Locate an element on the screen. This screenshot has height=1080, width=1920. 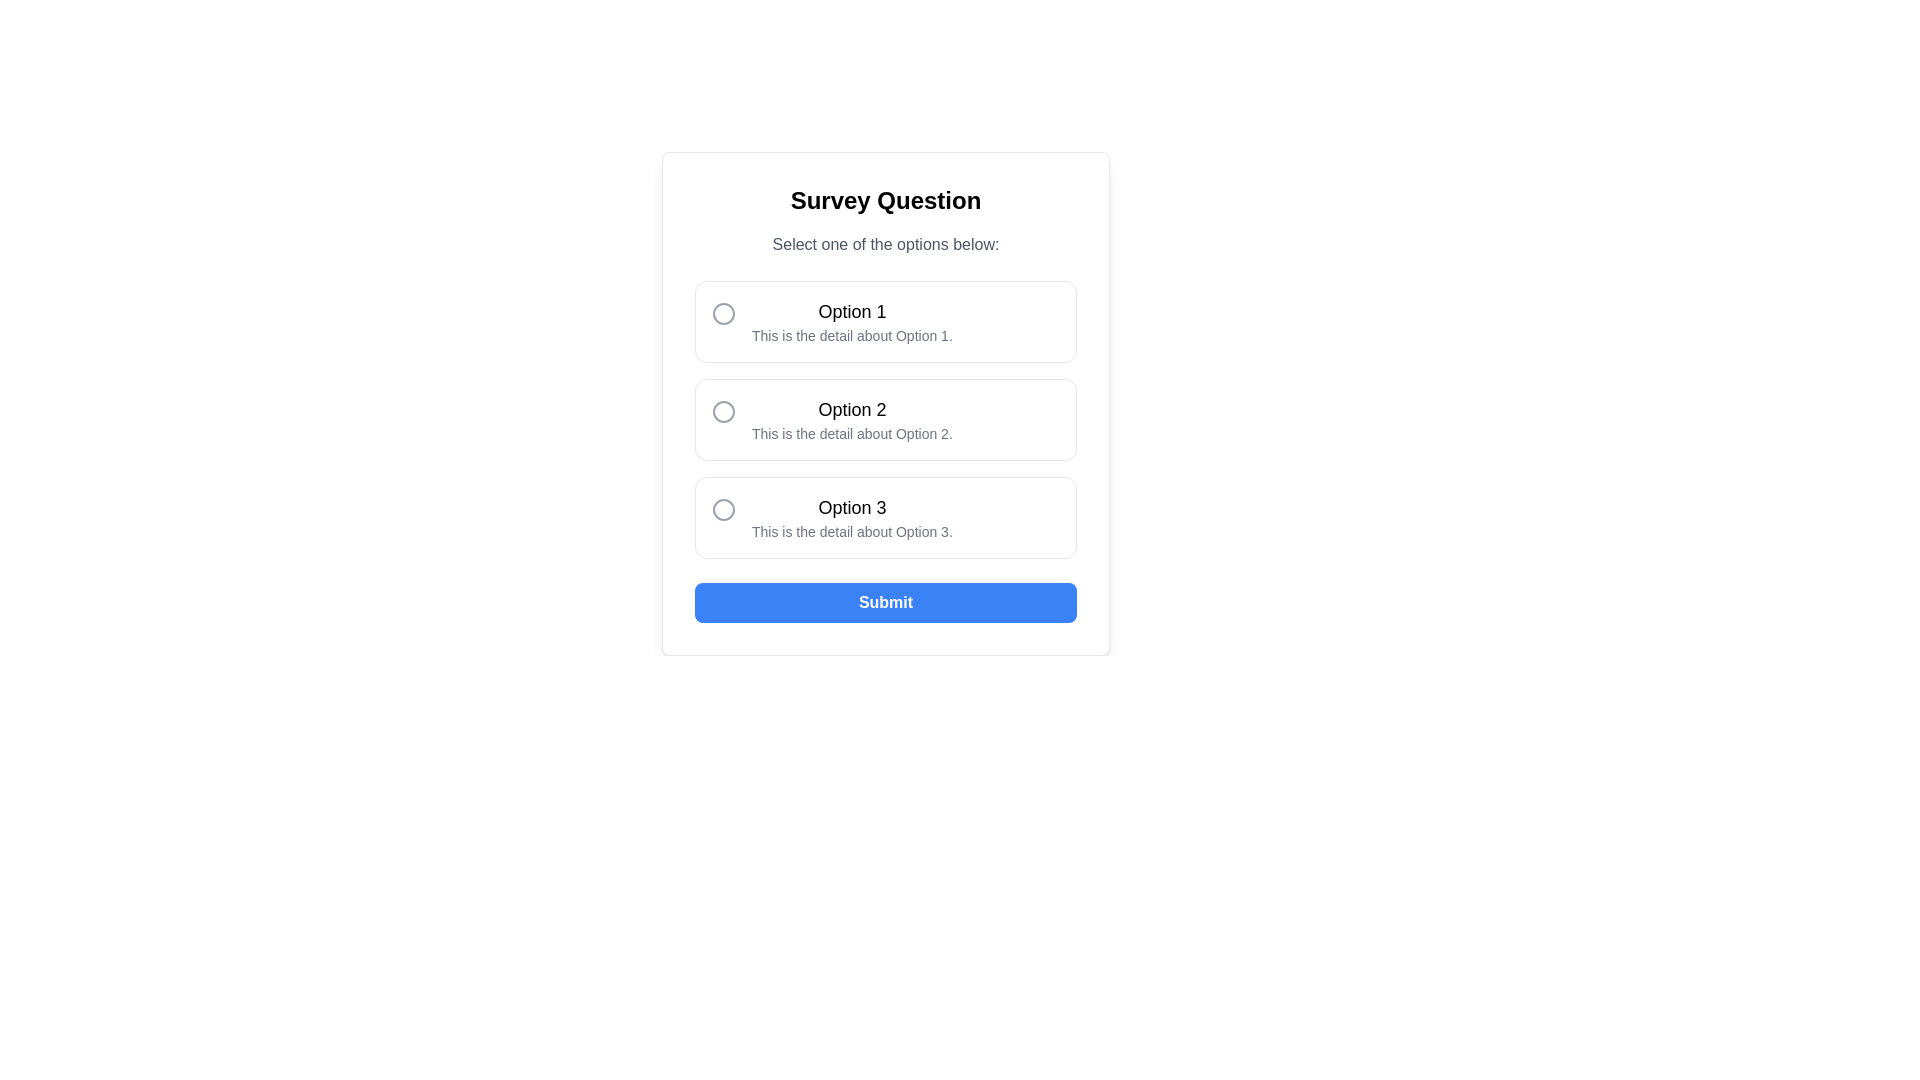
the gray circular radio button located to the left of the text 'Option 2' is located at coordinates (723, 411).